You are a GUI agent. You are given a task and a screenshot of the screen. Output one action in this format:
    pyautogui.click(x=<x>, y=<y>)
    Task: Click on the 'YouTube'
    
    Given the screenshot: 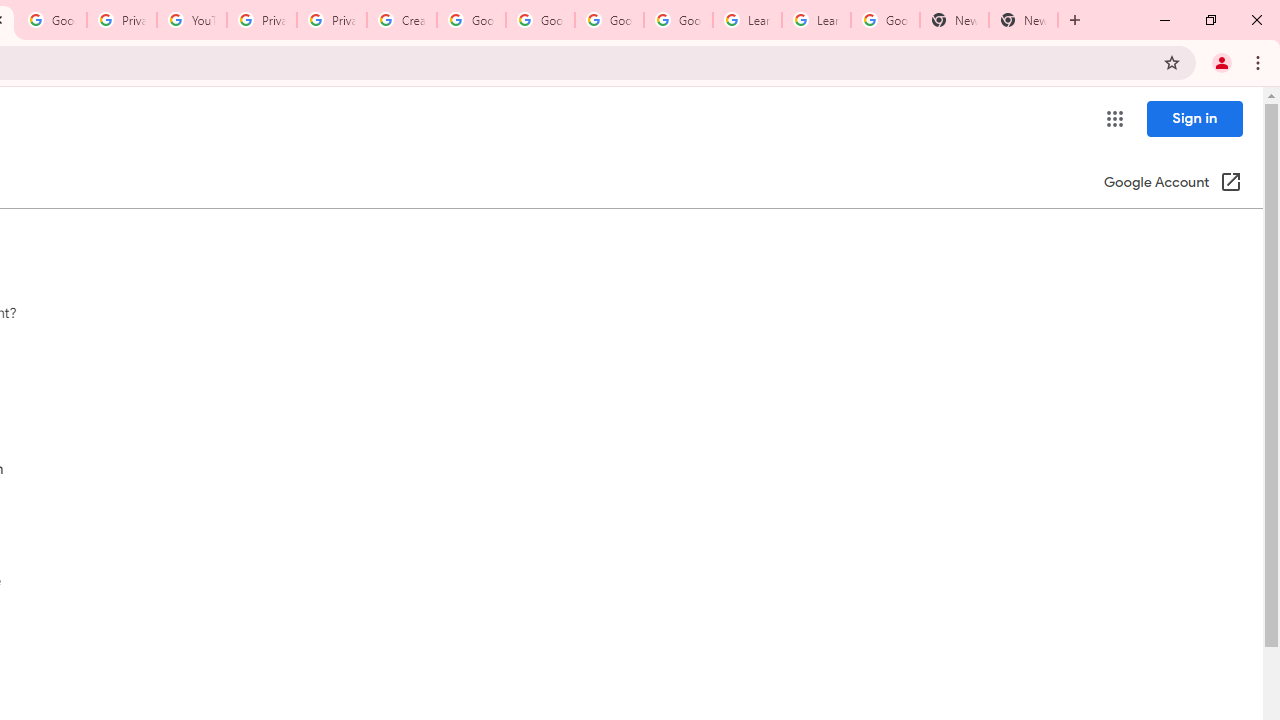 What is the action you would take?
    pyautogui.click(x=192, y=20)
    